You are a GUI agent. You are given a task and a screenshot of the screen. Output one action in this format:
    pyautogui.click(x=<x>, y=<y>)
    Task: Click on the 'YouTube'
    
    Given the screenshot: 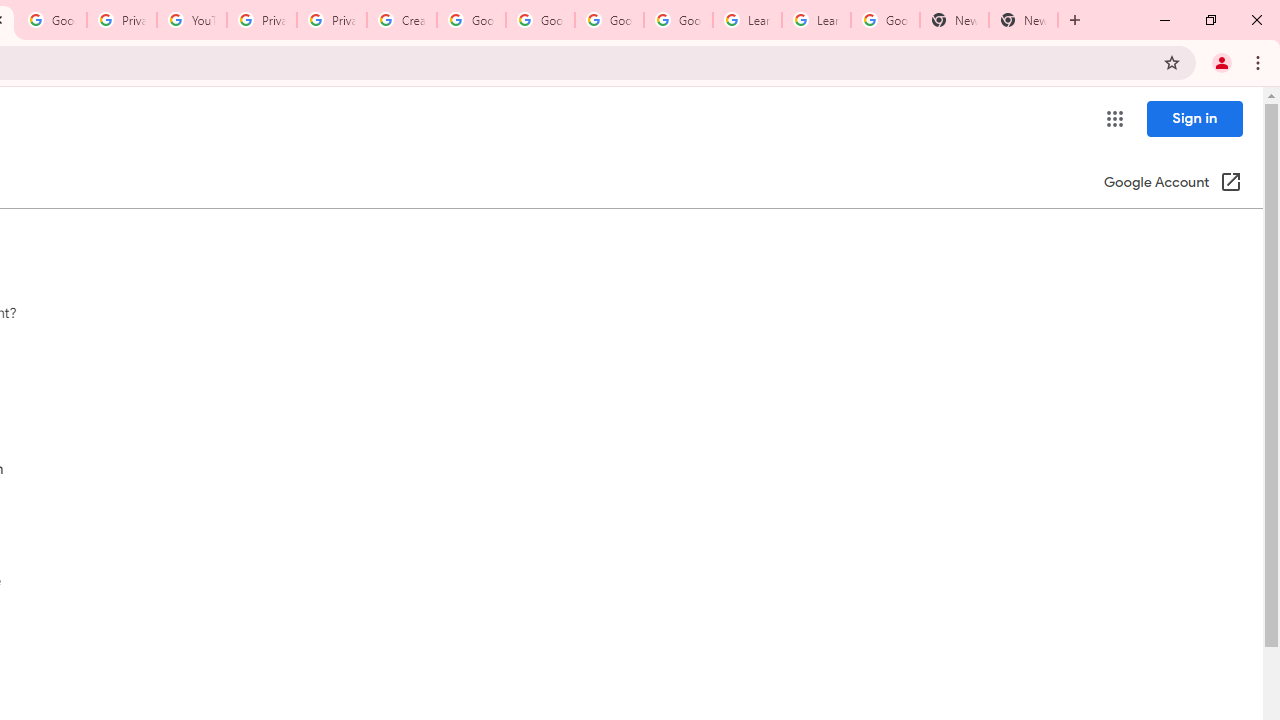 What is the action you would take?
    pyautogui.click(x=192, y=20)
    